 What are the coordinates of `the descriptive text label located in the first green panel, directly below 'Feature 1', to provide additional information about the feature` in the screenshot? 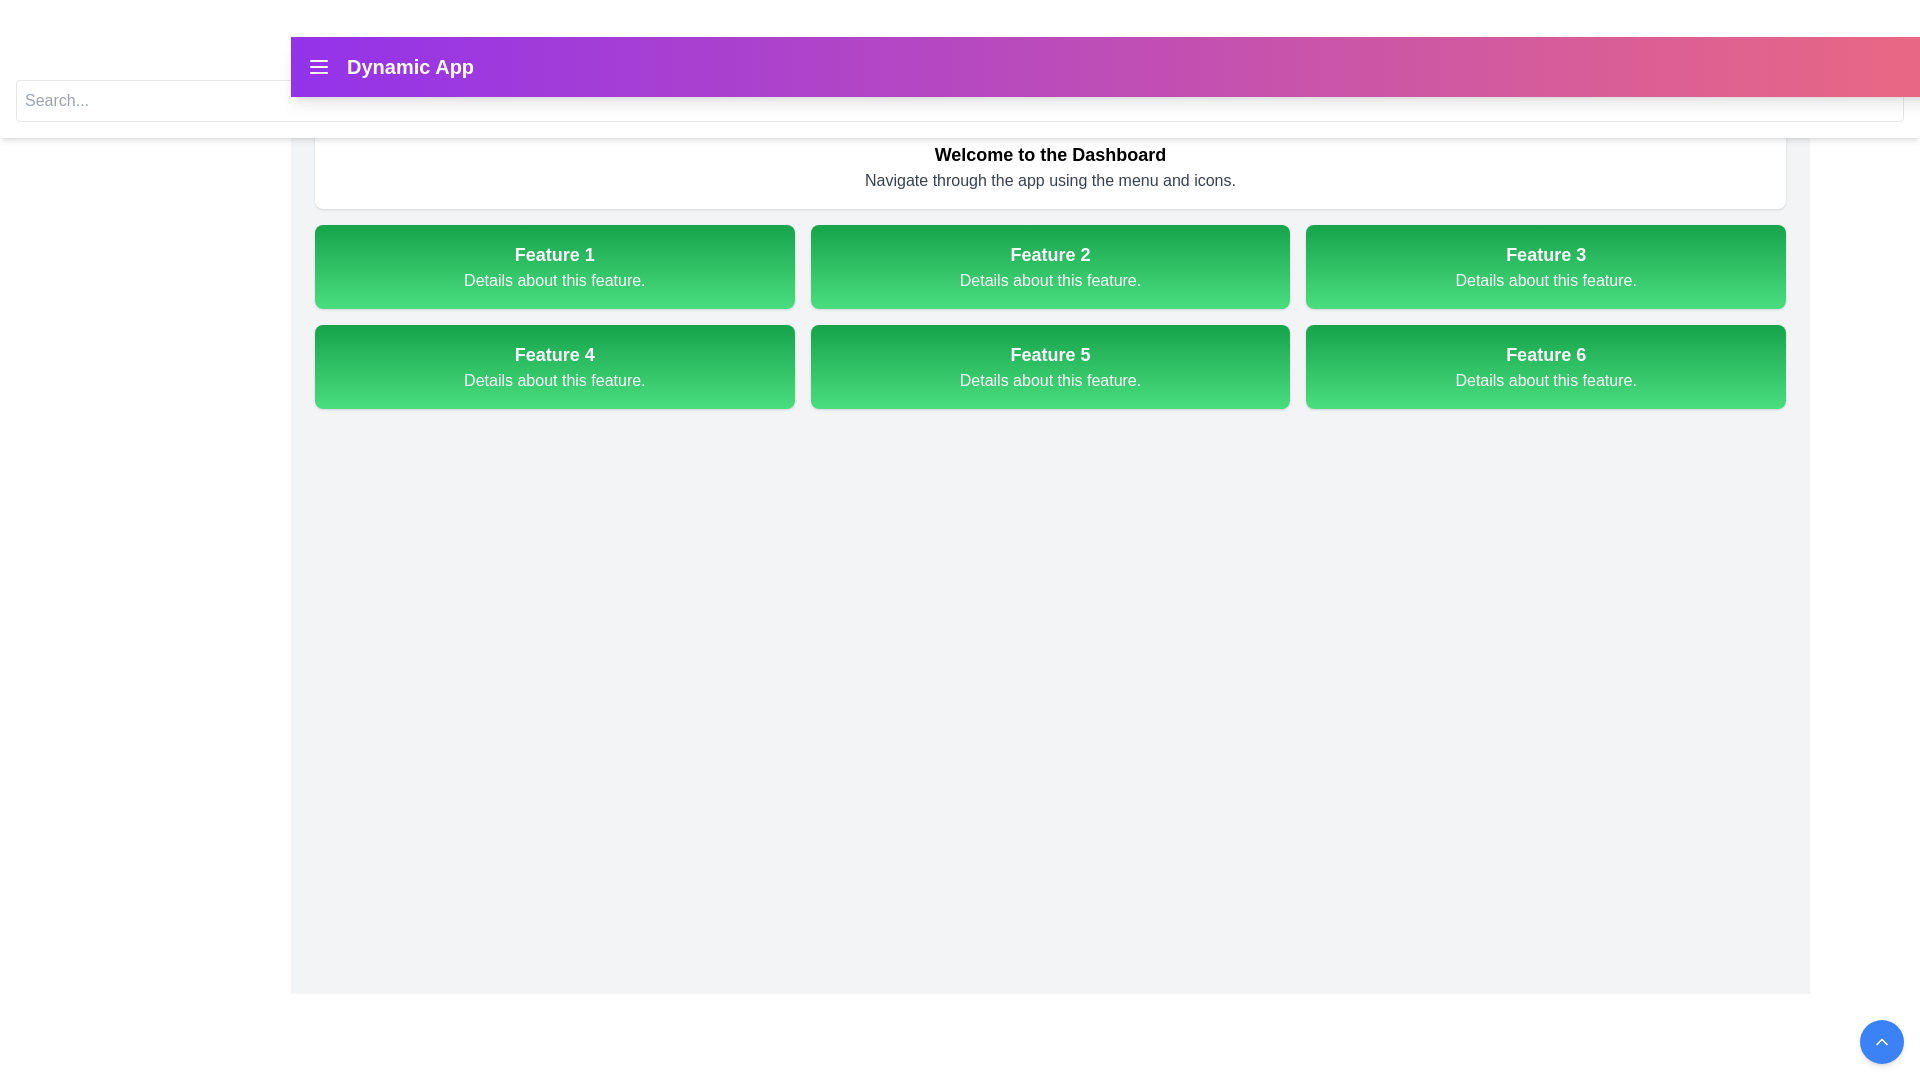 It's located at (554, 281).